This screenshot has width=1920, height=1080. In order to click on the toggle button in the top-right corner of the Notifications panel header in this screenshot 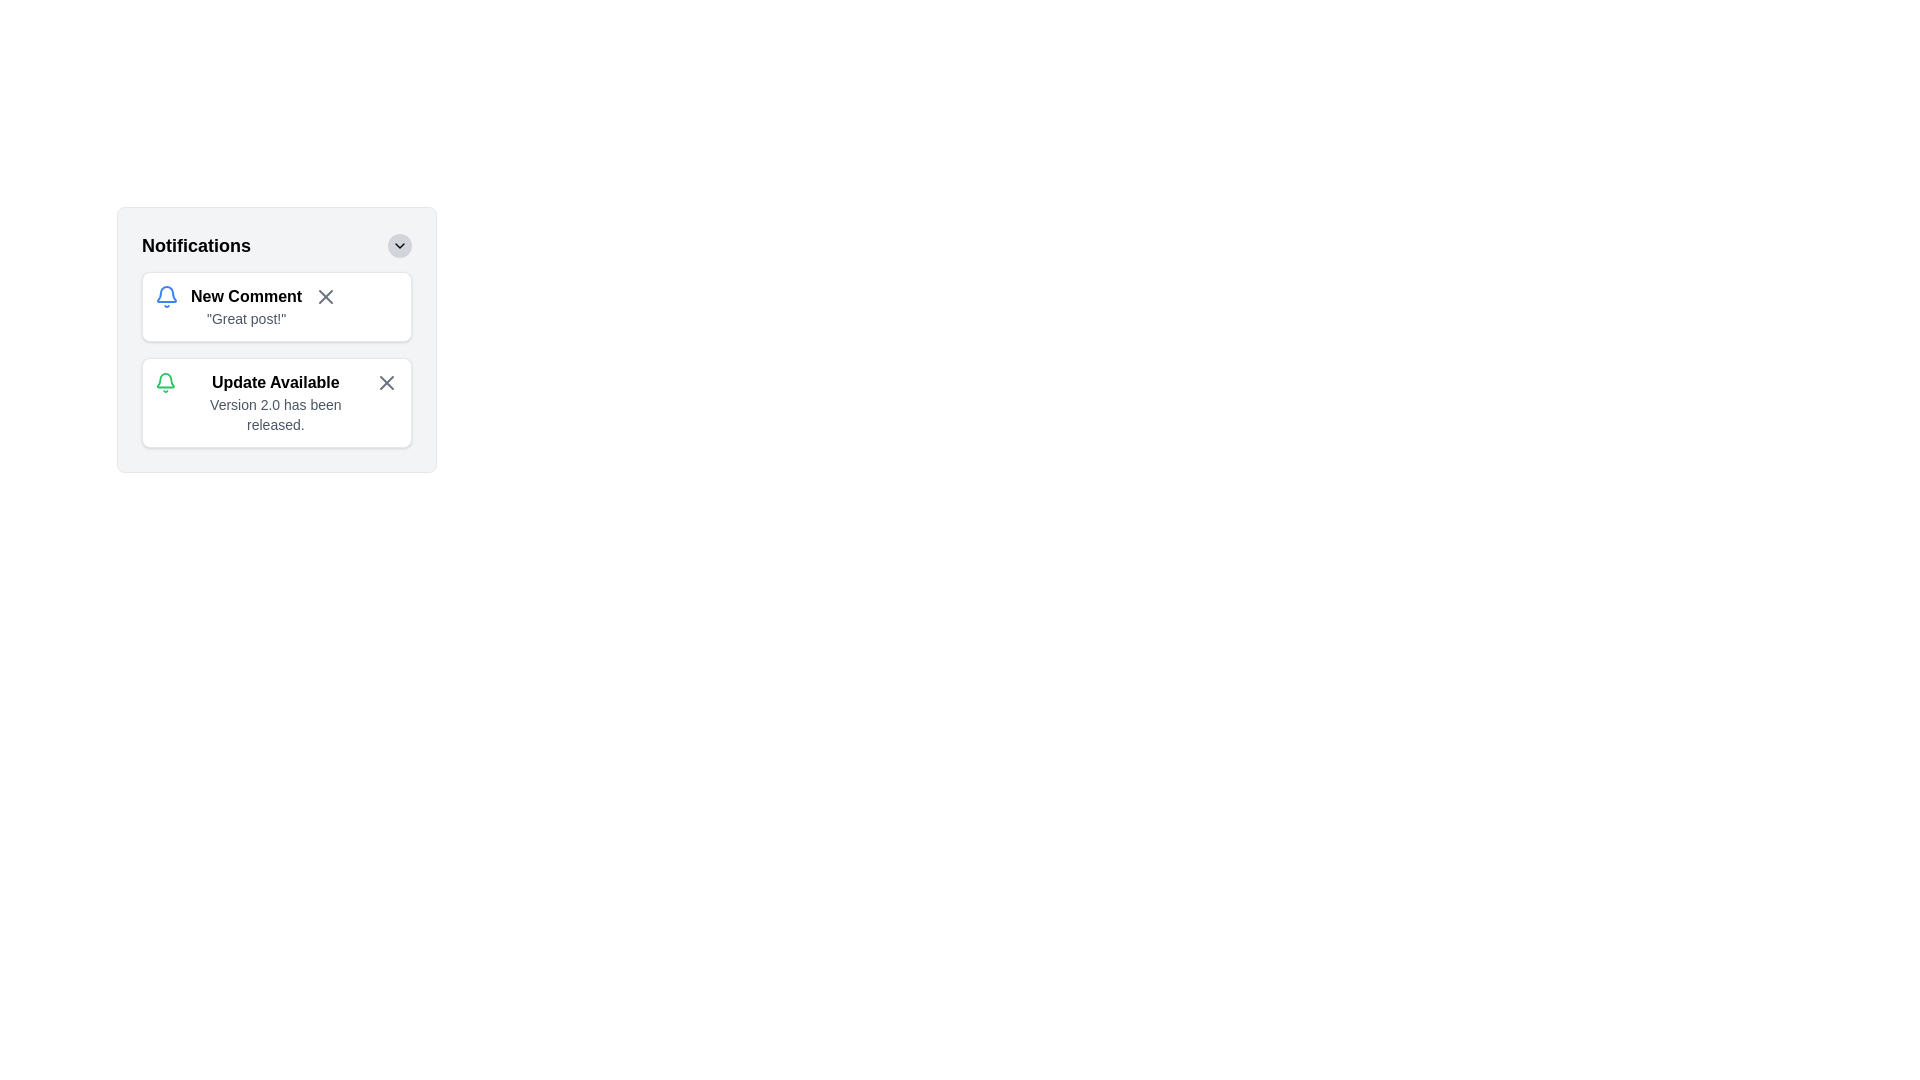, I will do `click(399, 245)`.